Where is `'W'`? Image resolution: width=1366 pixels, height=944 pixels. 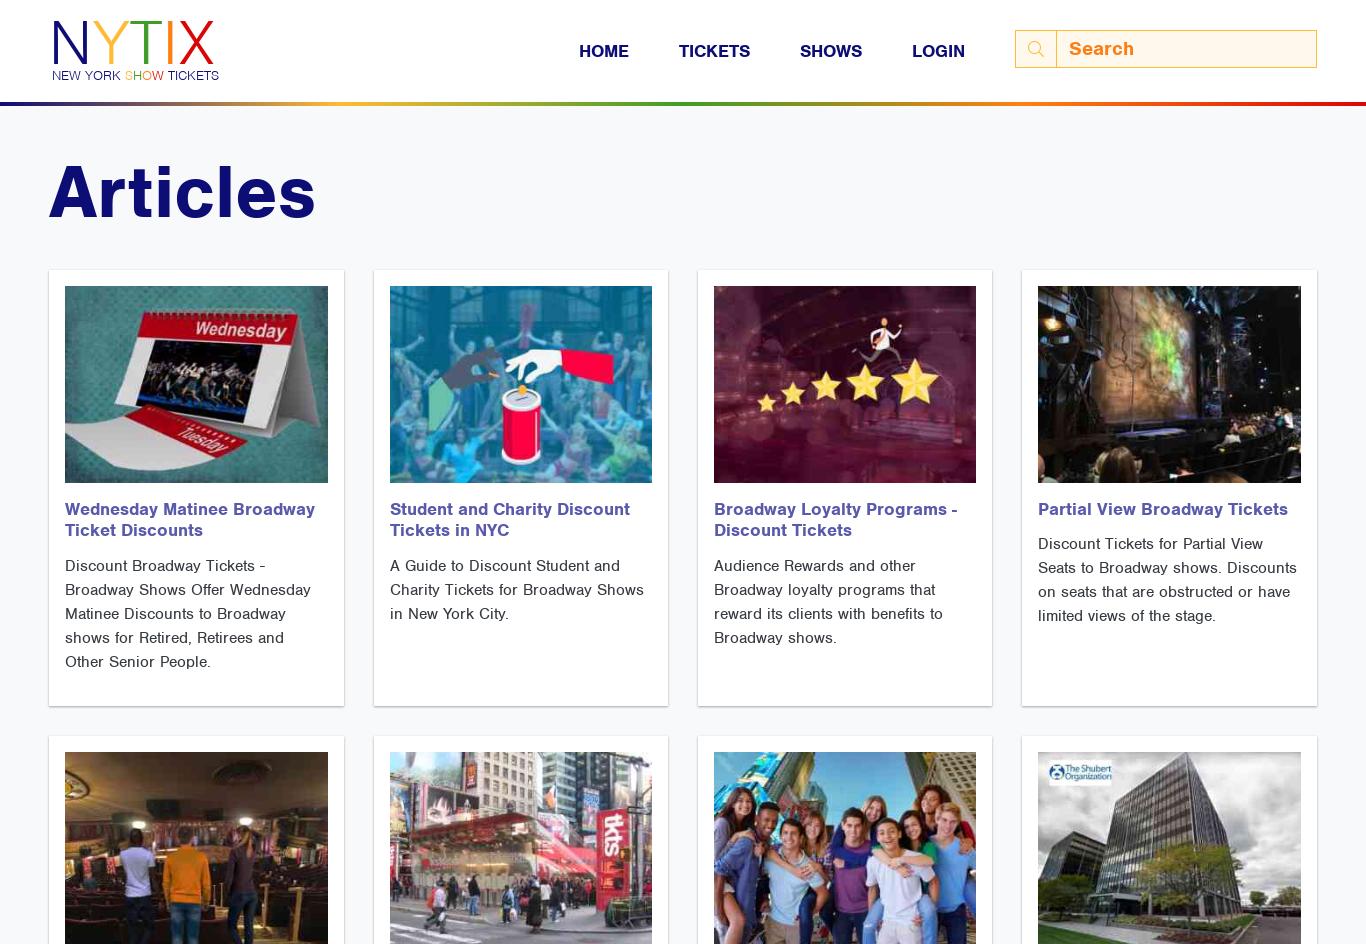
'W' is located at coordinates (151, 74).